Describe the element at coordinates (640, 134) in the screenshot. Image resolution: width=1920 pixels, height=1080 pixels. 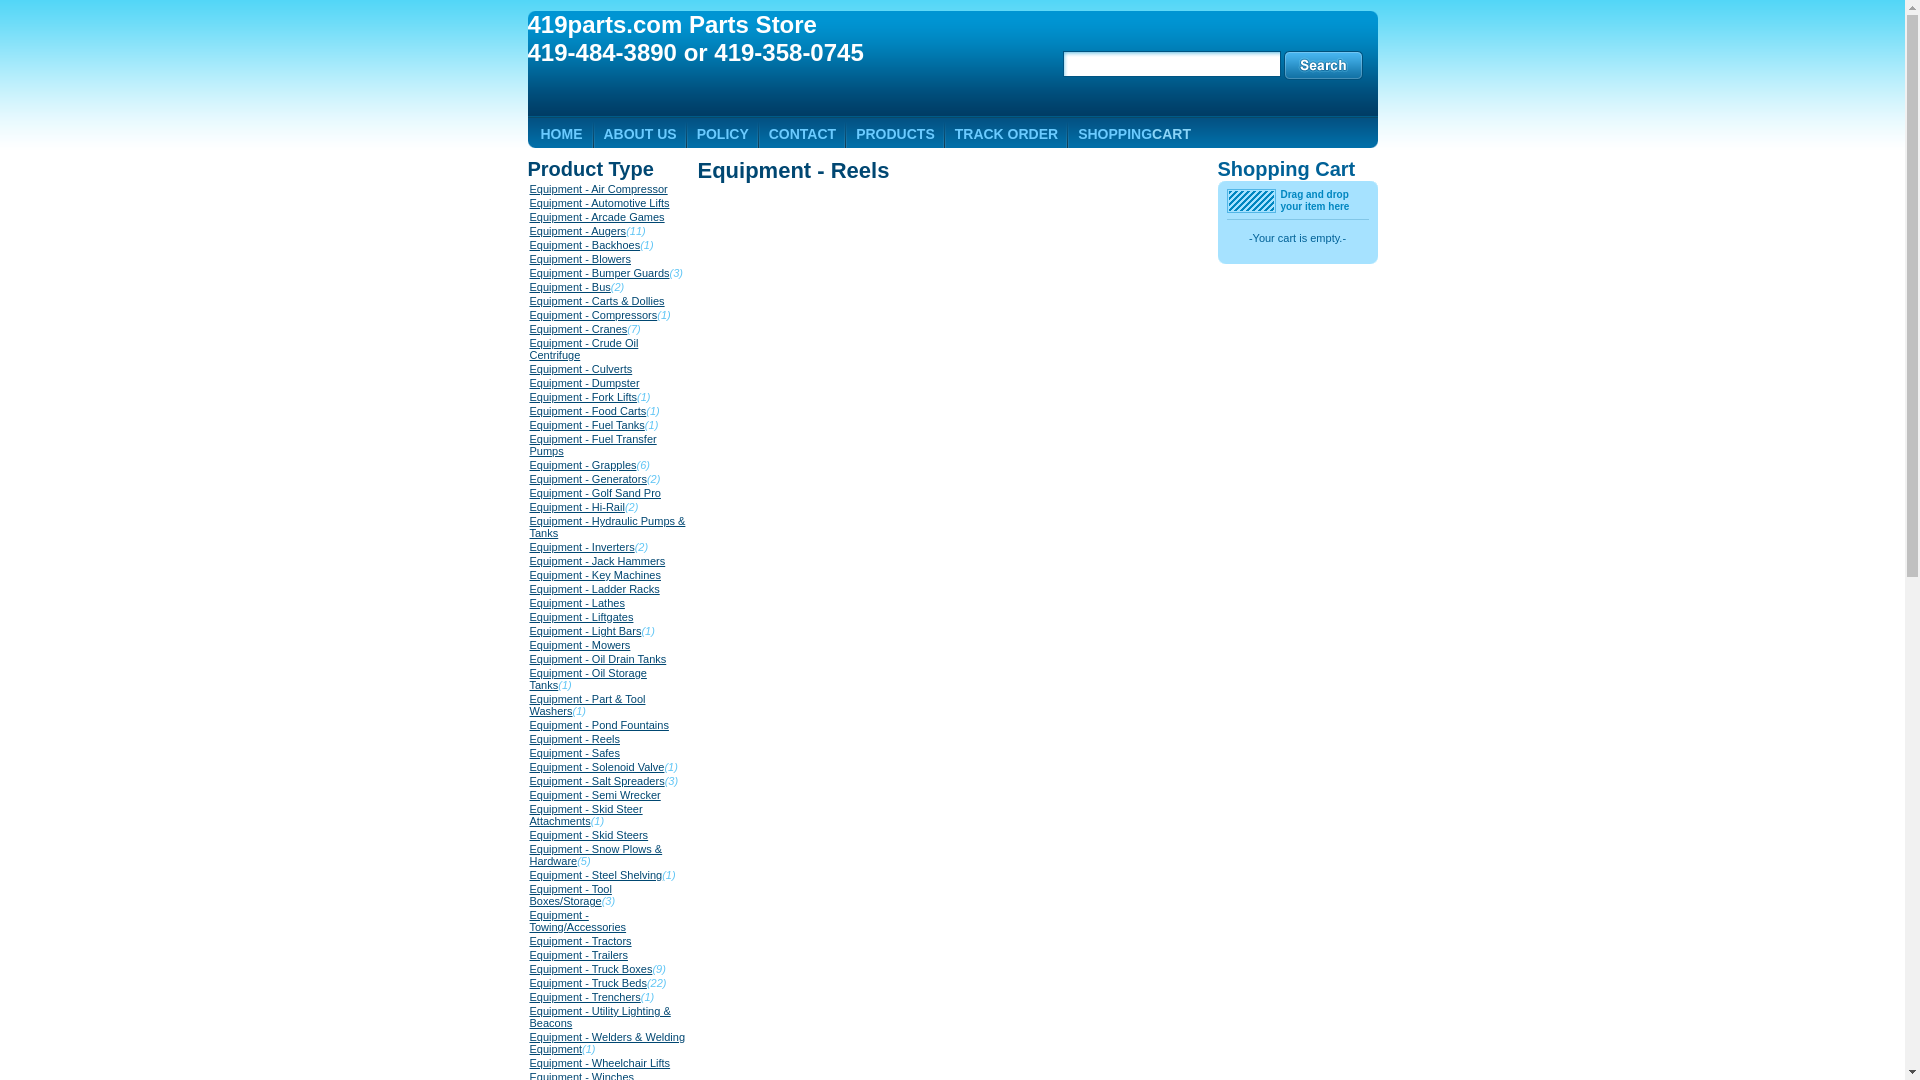
I see `'ABOUT US'` at that location.